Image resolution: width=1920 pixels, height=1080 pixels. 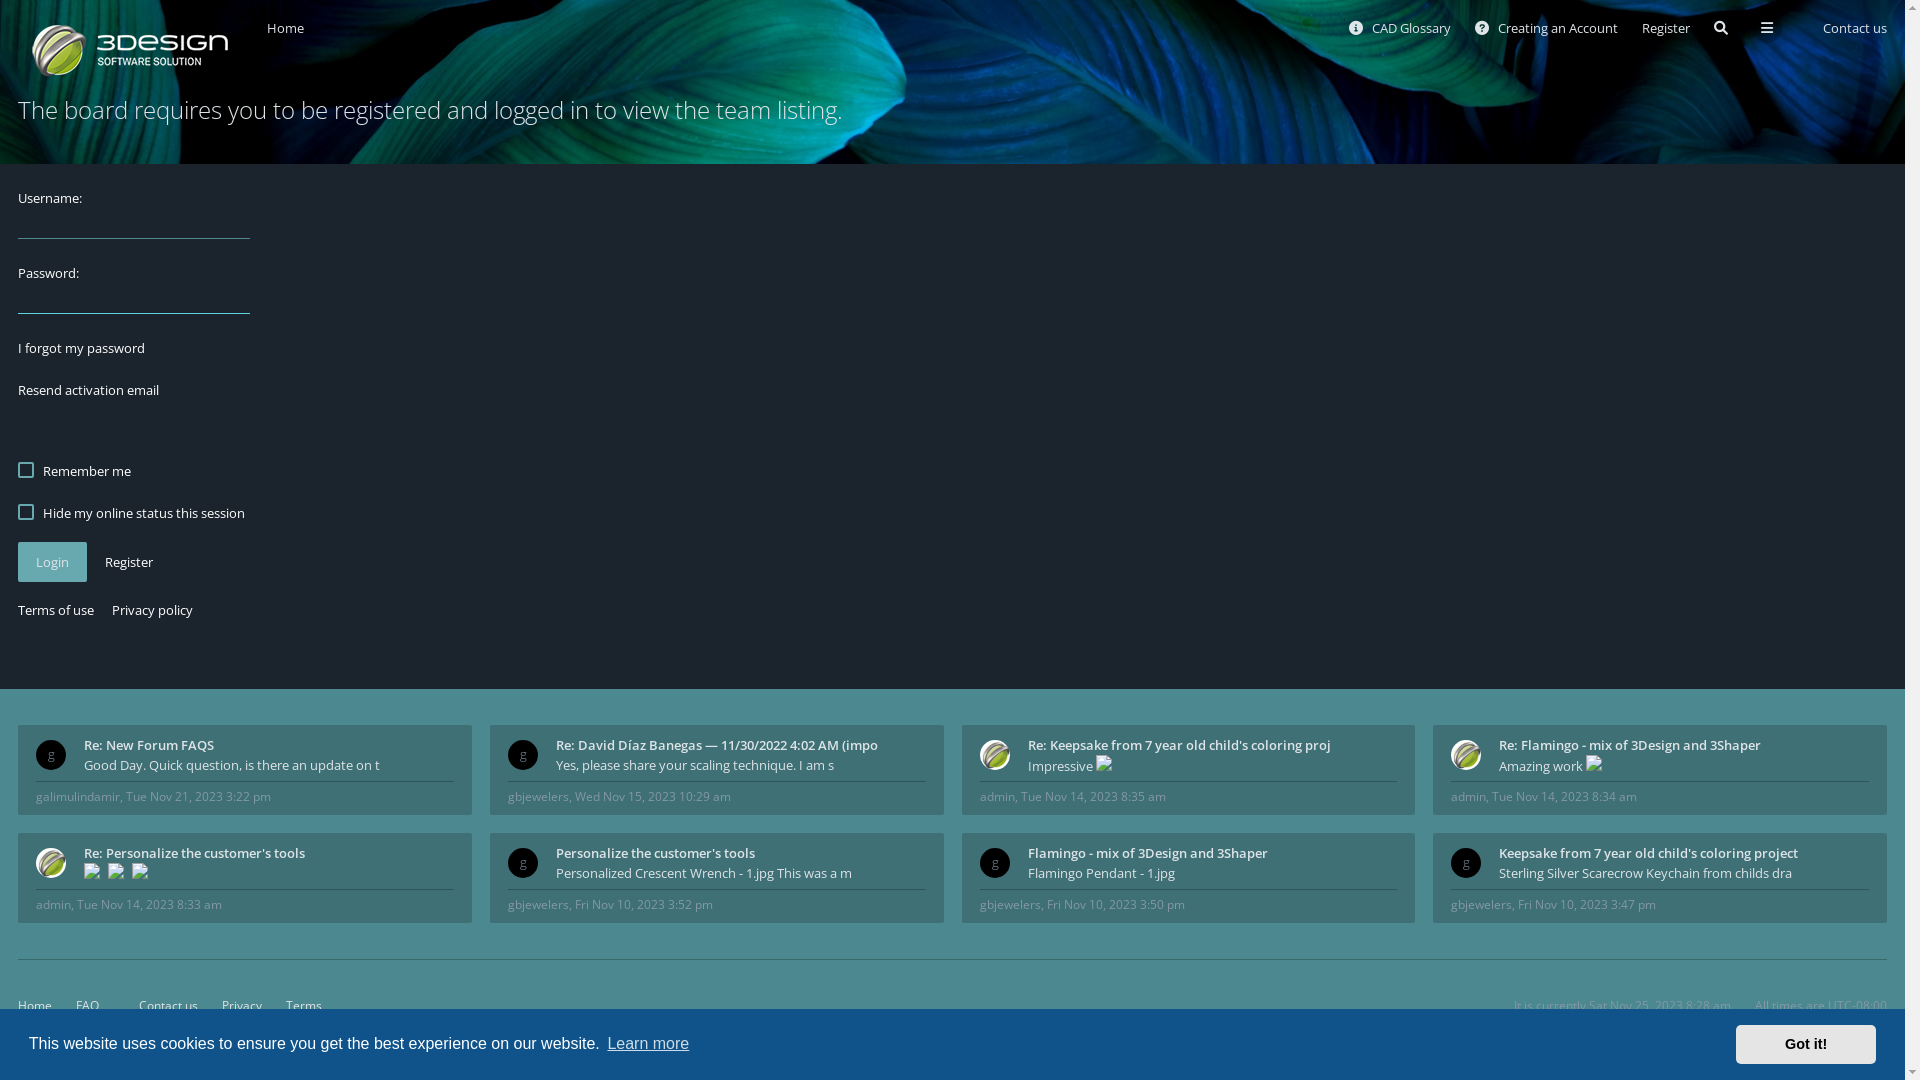 What do you see at coordinates (1683, 765) in the screenshot?
I see `'Amazing work'` at bounding box center [1683, 765].